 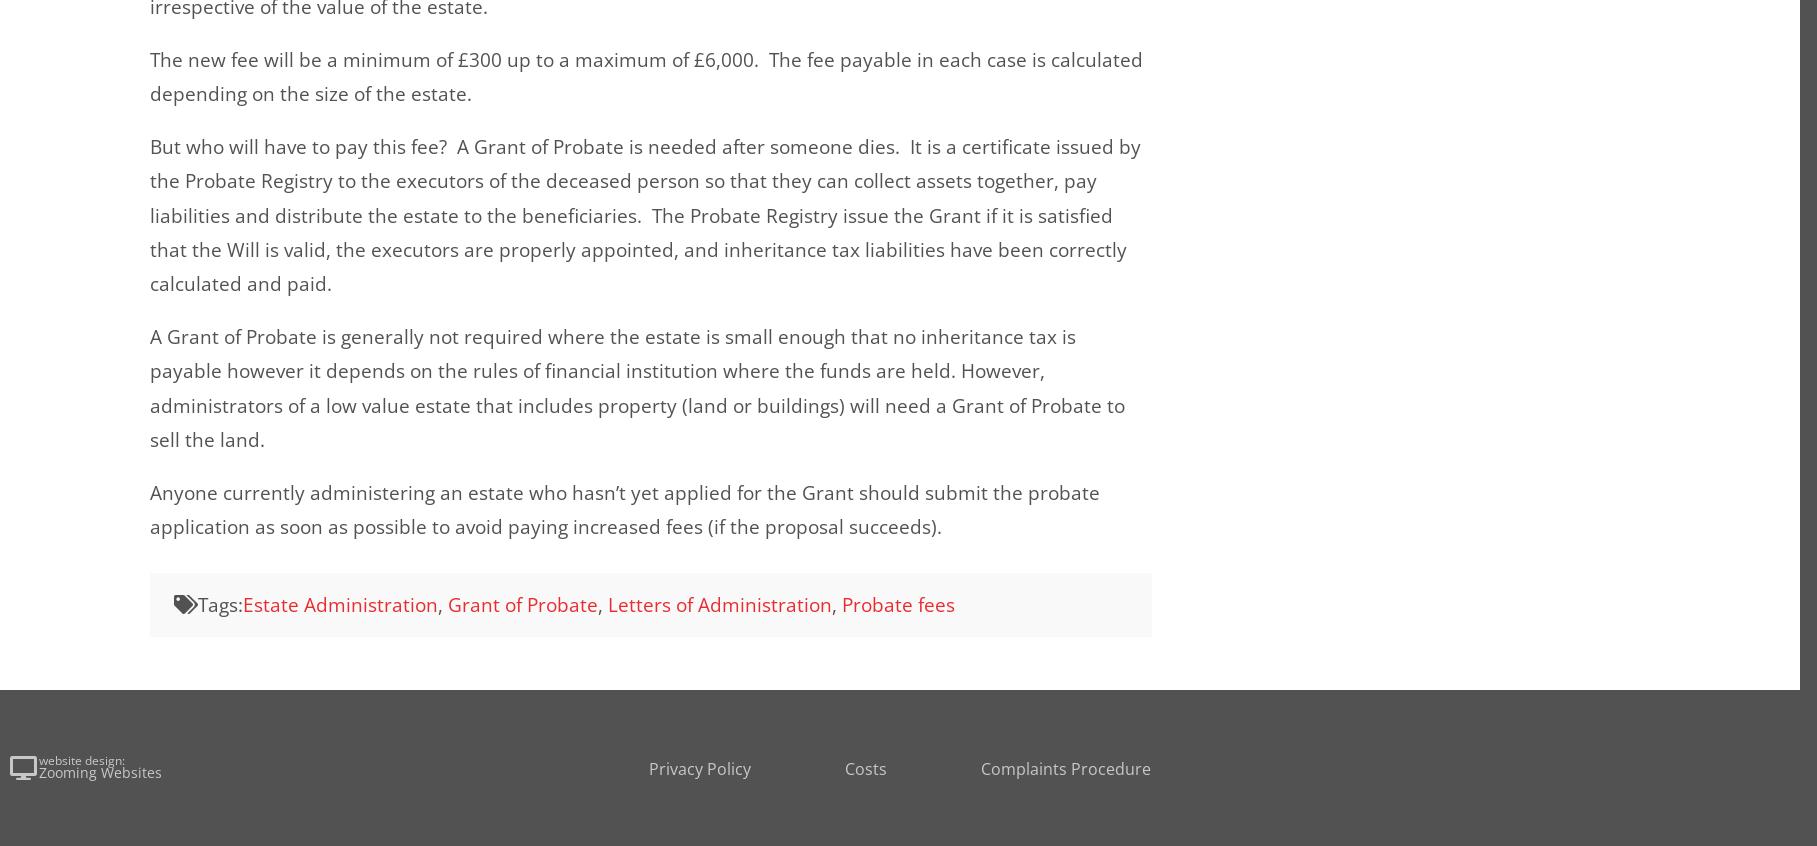 What do you see at coordinates (645, 215) in the screenshot?
I see `'But
who will have to pay this fee?  A Grant
of Probate is needed after someone dies. 
It is a certificate issued by the Probate Registry to the executors of
the deceased person so that they can collect assets together, pay liabilities
and distribute the estate to the beneficiaries.  The Probate Registry issue the Grant if it is satisfied
that the Will is valid, the executors are properly appointed, and inheritance
tax liabilities have been correctly calculated and paid.'` at bounding box center [645, 215].